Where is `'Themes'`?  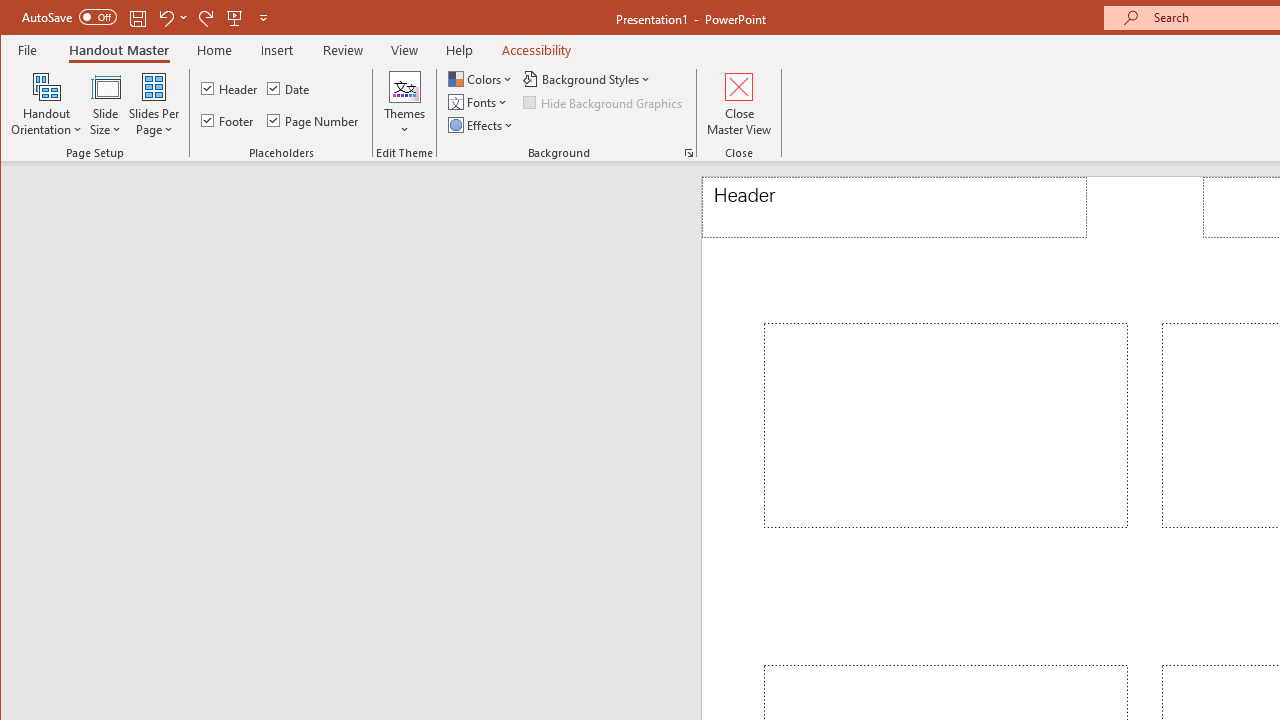
'Themes' is located at coordinates (403, 104).